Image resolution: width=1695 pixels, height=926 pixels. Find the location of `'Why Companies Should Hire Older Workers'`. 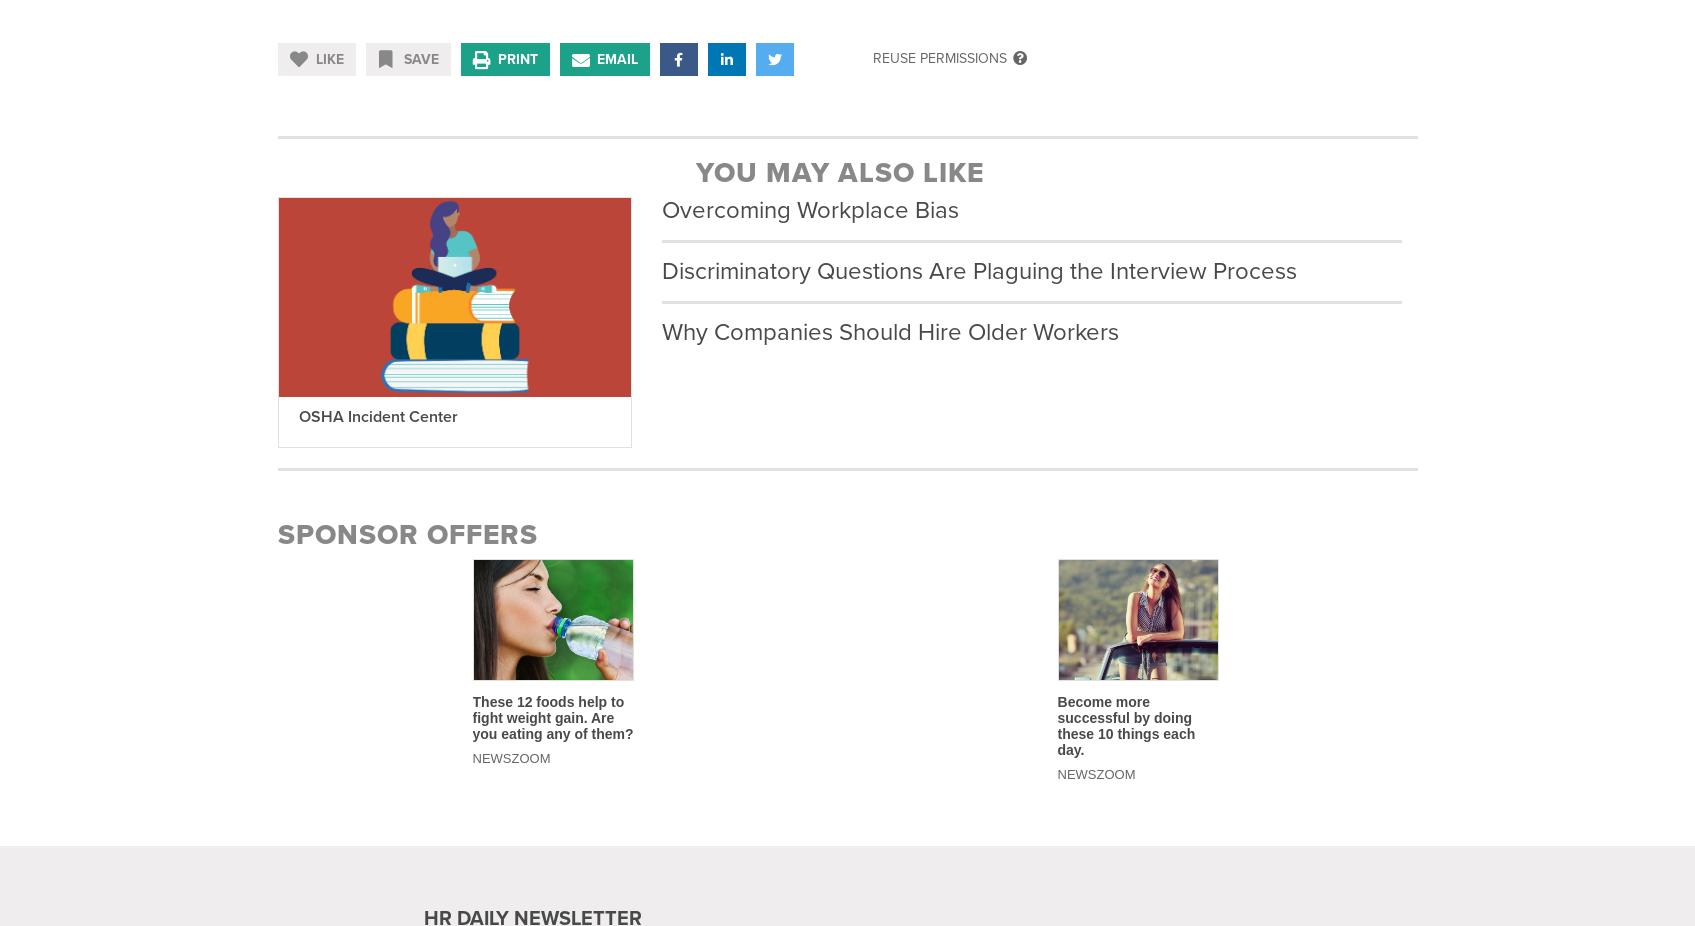

'Why Companies Should Hire Older Workers' is located at coordinates (889, 332).